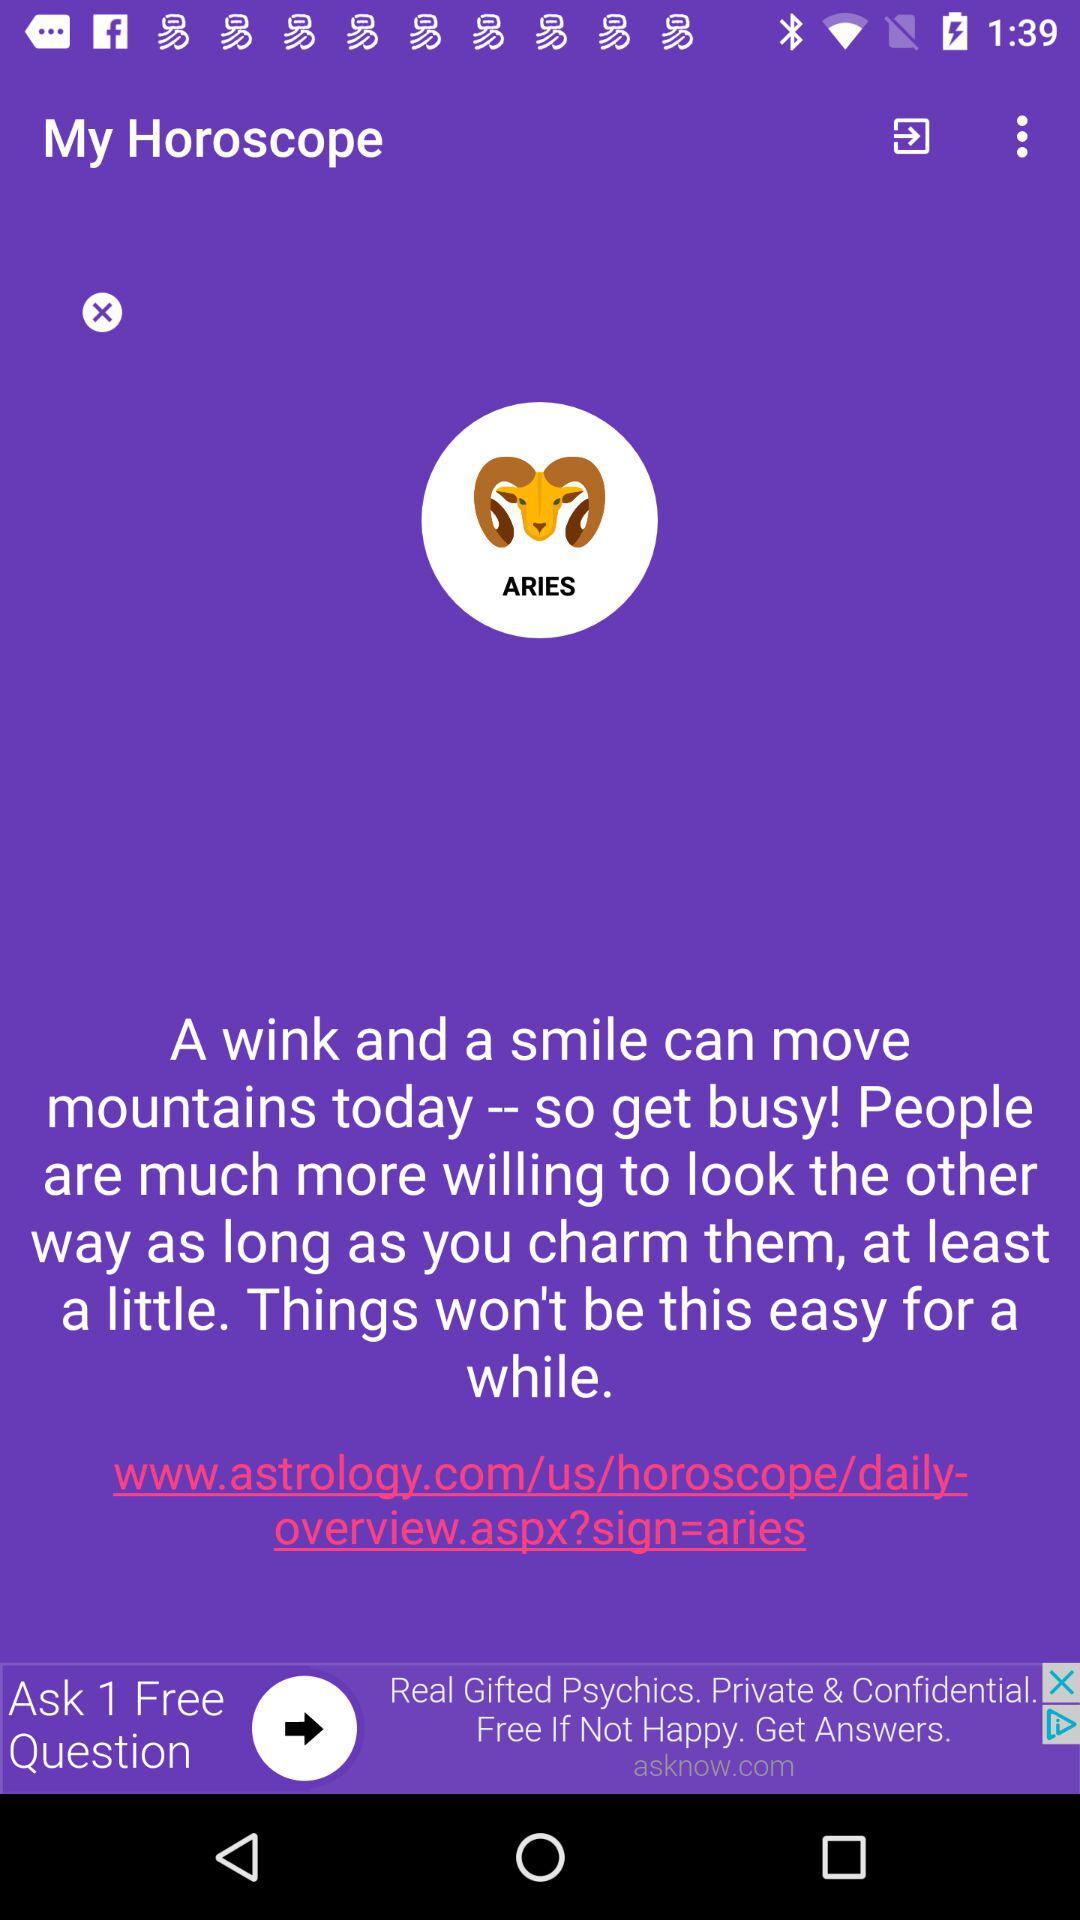  Describe the element at coordinates (540, 1727) in the screenshot. I see `advertisement adding button` at that location.